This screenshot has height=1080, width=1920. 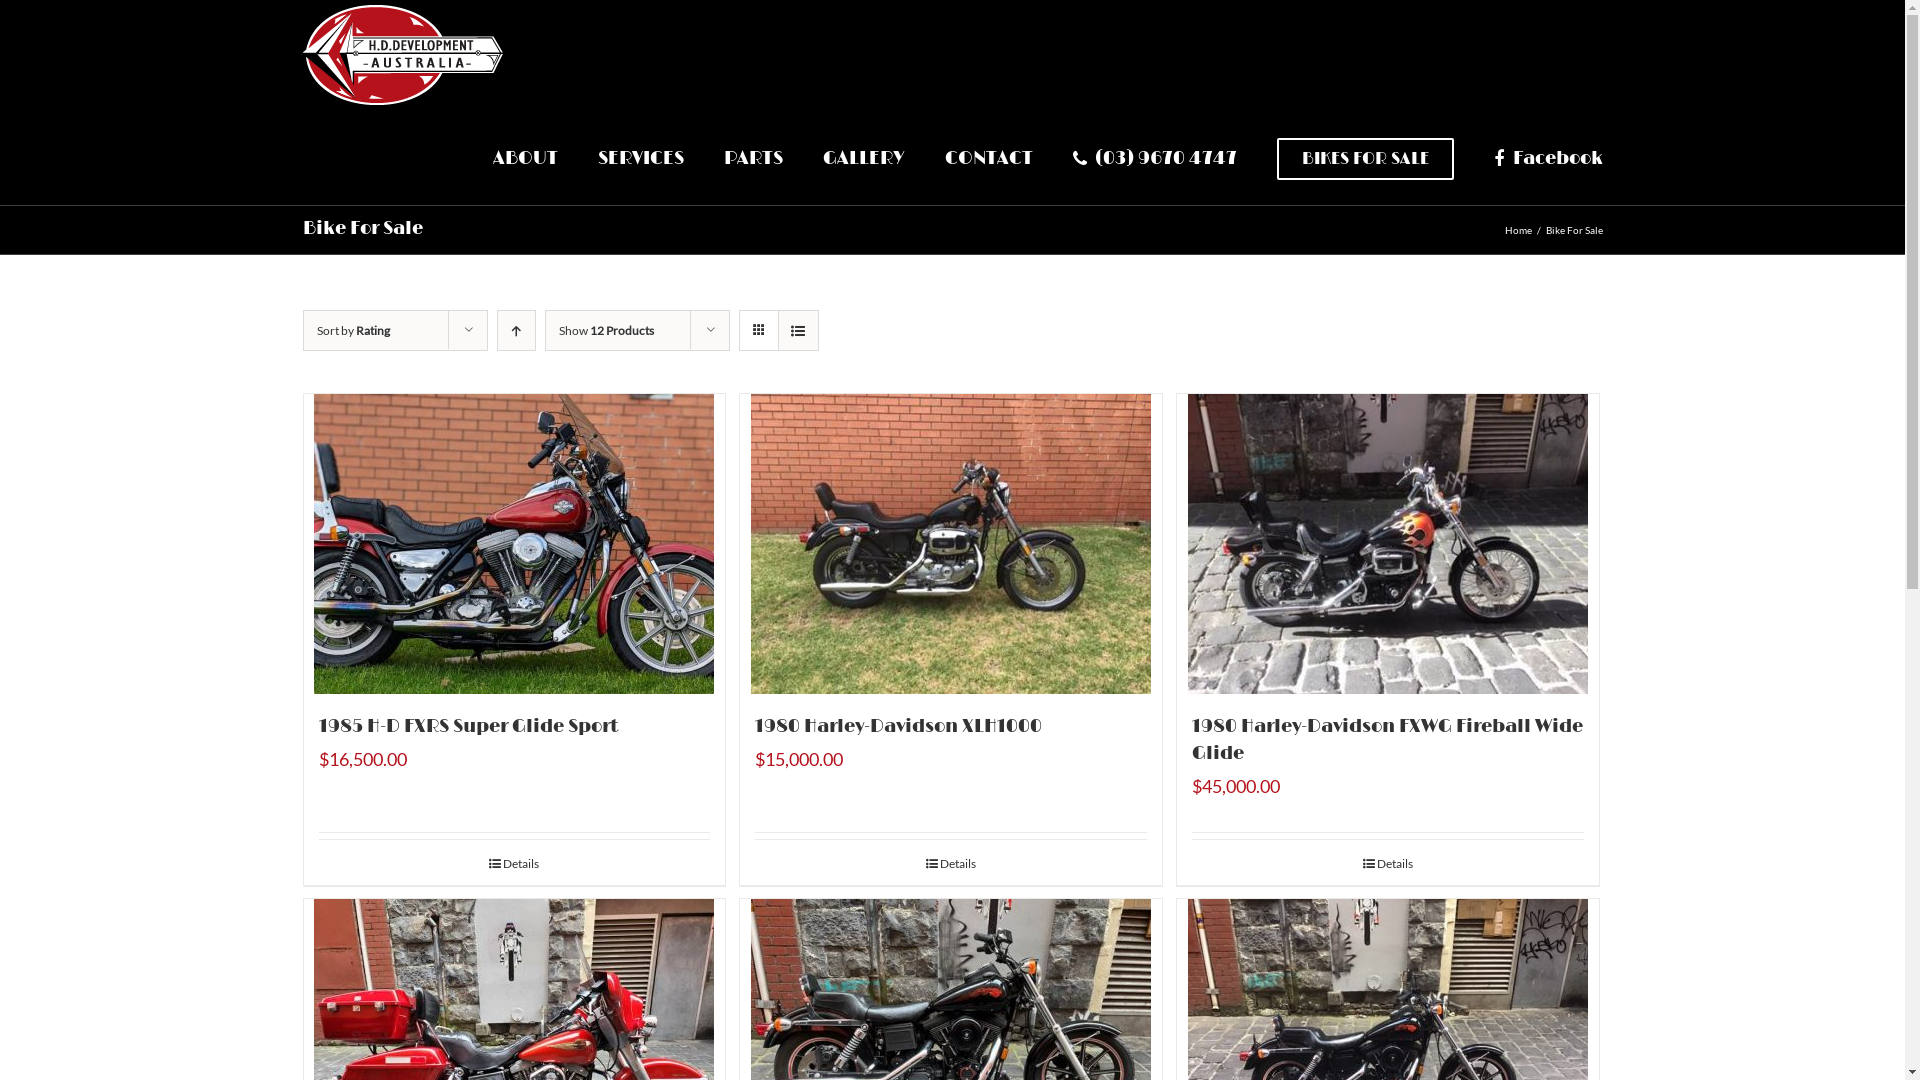 What do you see at coordinates (1546, 156) in the screenshot?
I see `'Facebook'` at bounding box center [1546, 156].